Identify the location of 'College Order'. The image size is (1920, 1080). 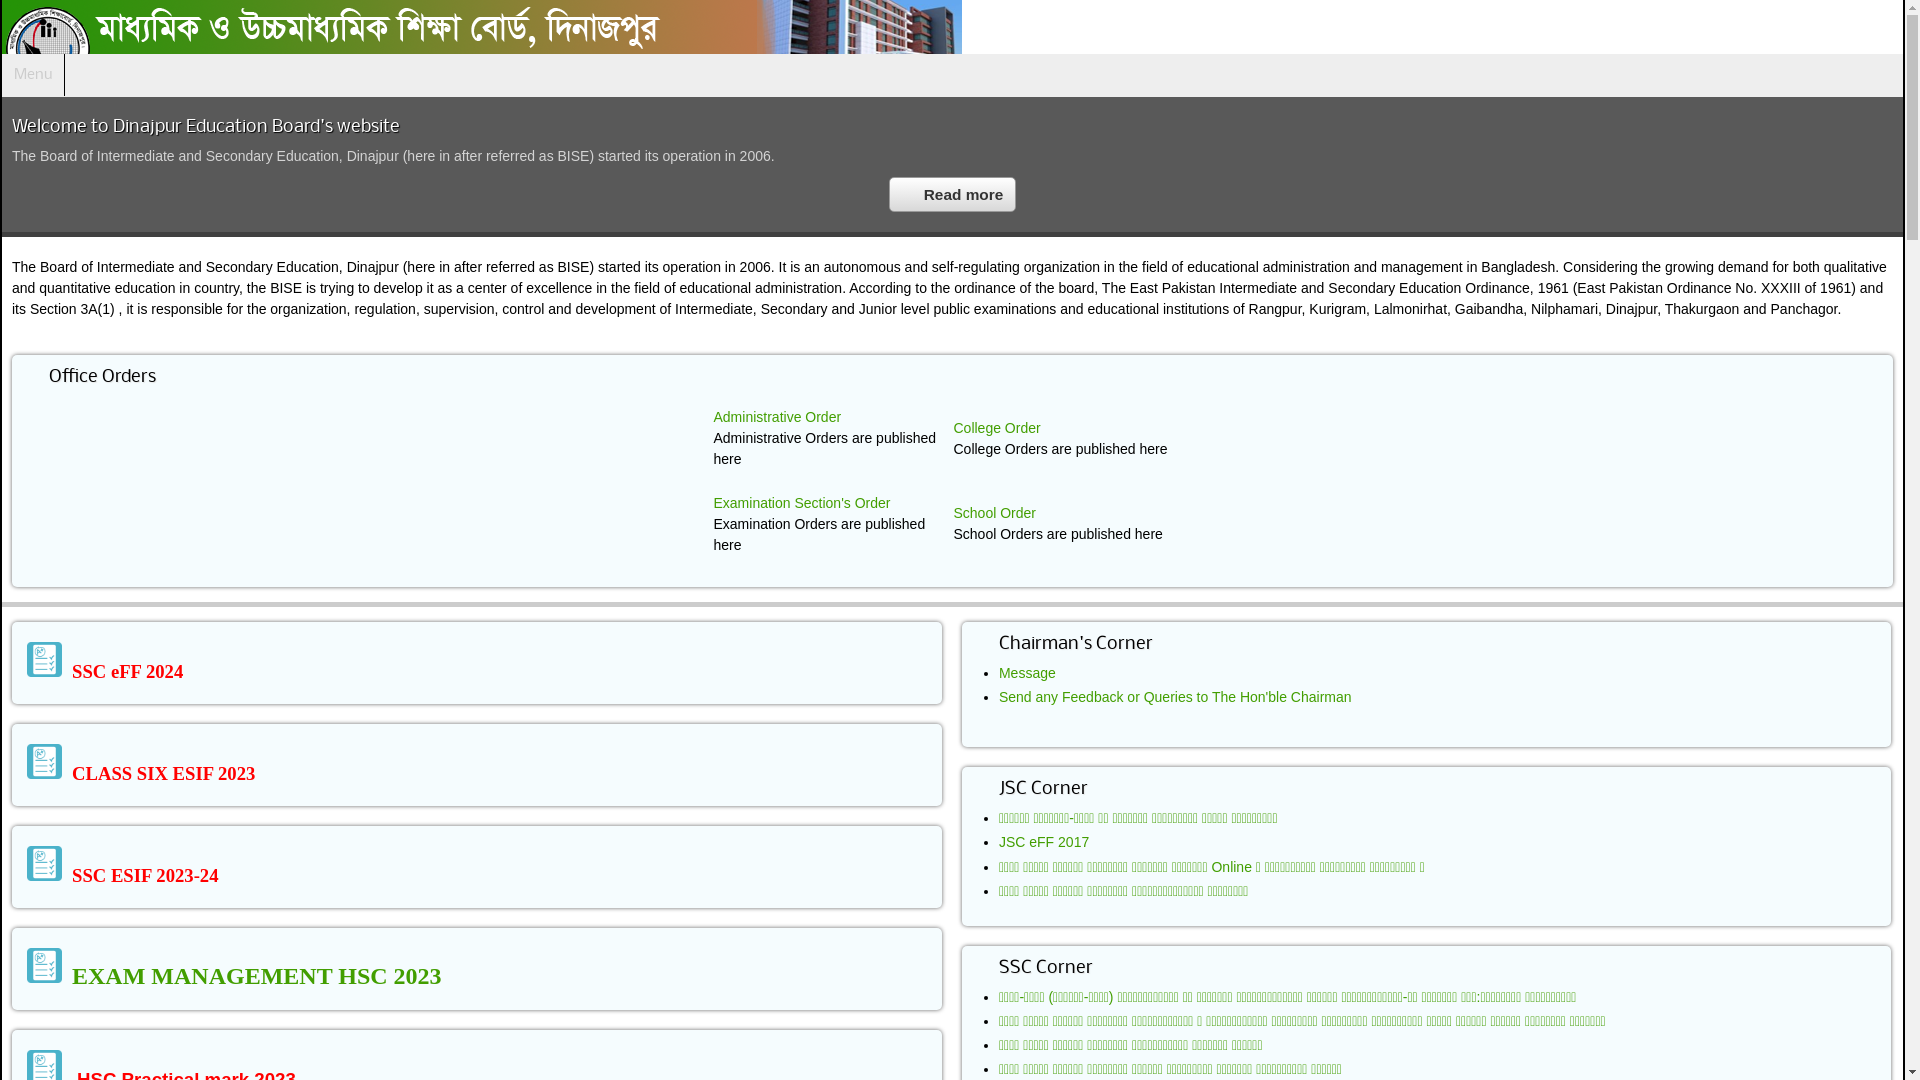
(953, 427).